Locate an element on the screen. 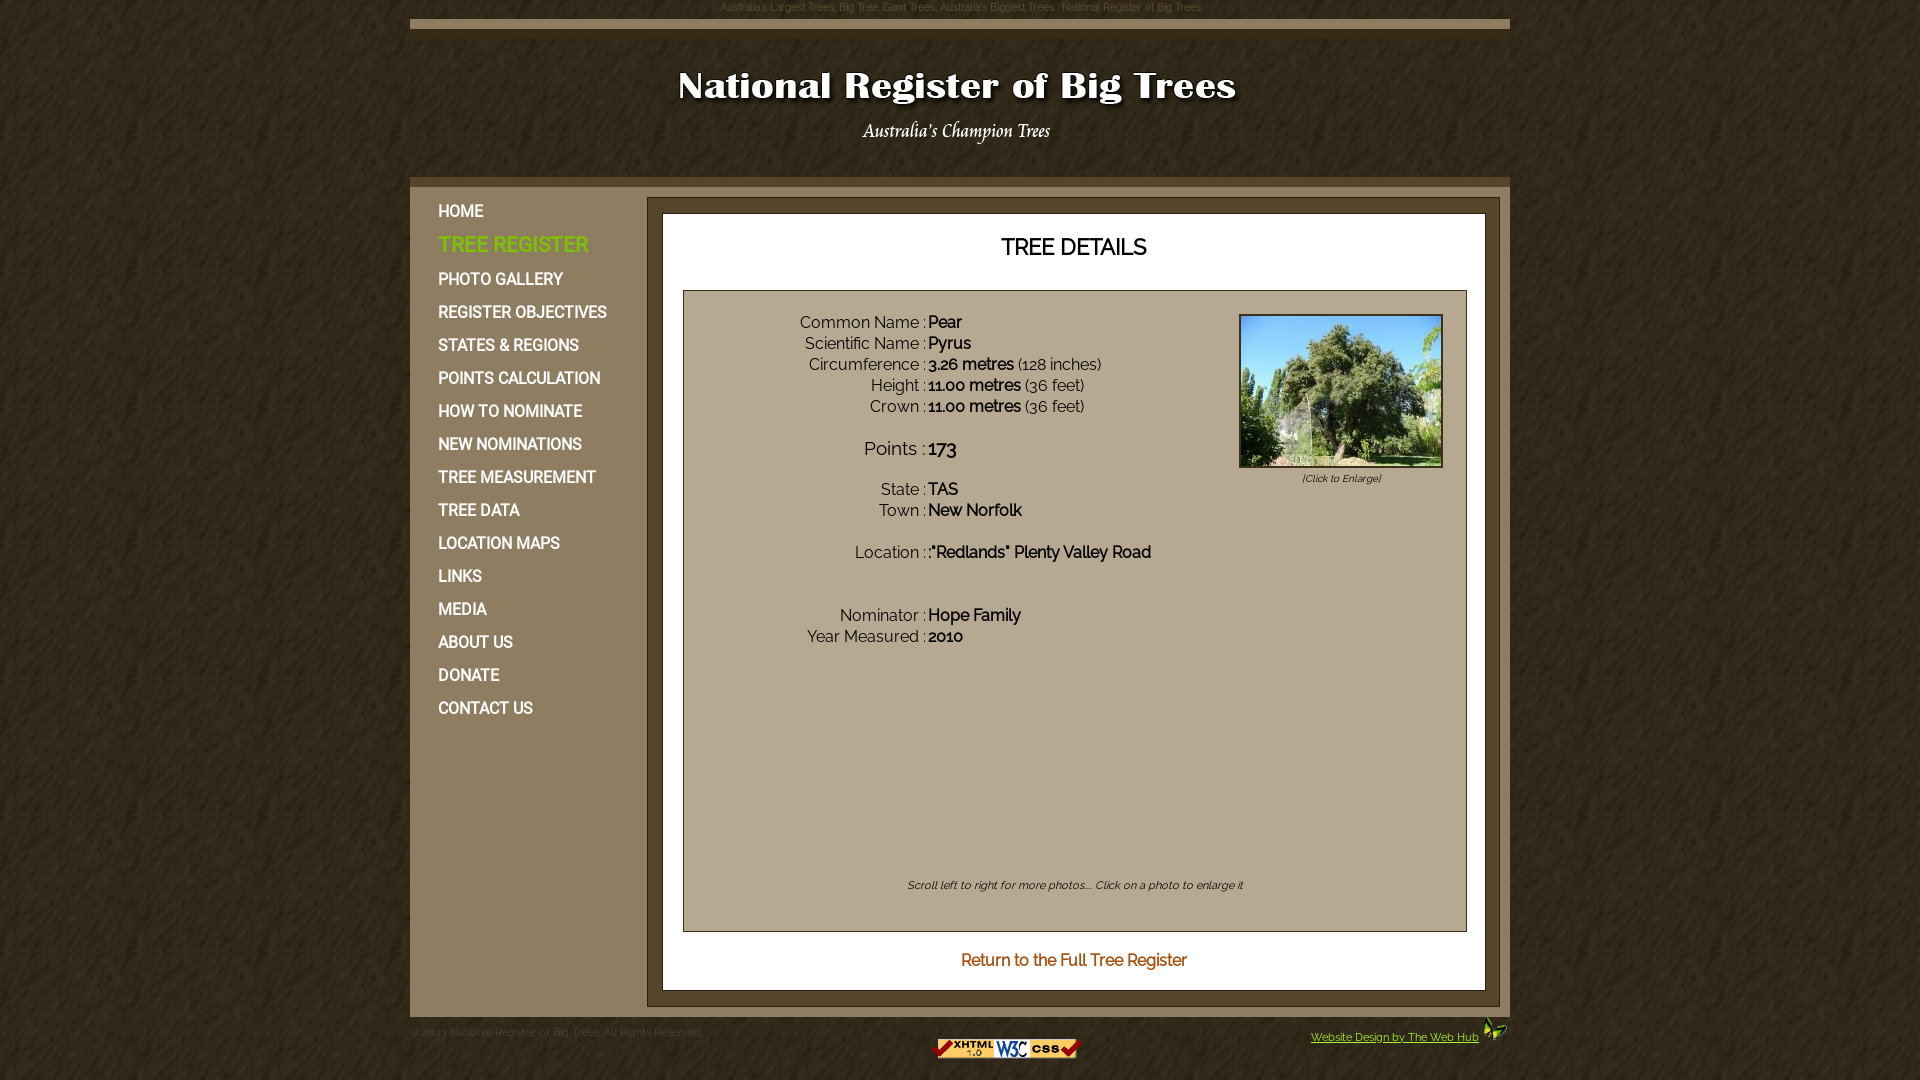 The image size is (1920, 1080). 'Website Design by The Web Hub' is located at coordinates (1394, 1036).